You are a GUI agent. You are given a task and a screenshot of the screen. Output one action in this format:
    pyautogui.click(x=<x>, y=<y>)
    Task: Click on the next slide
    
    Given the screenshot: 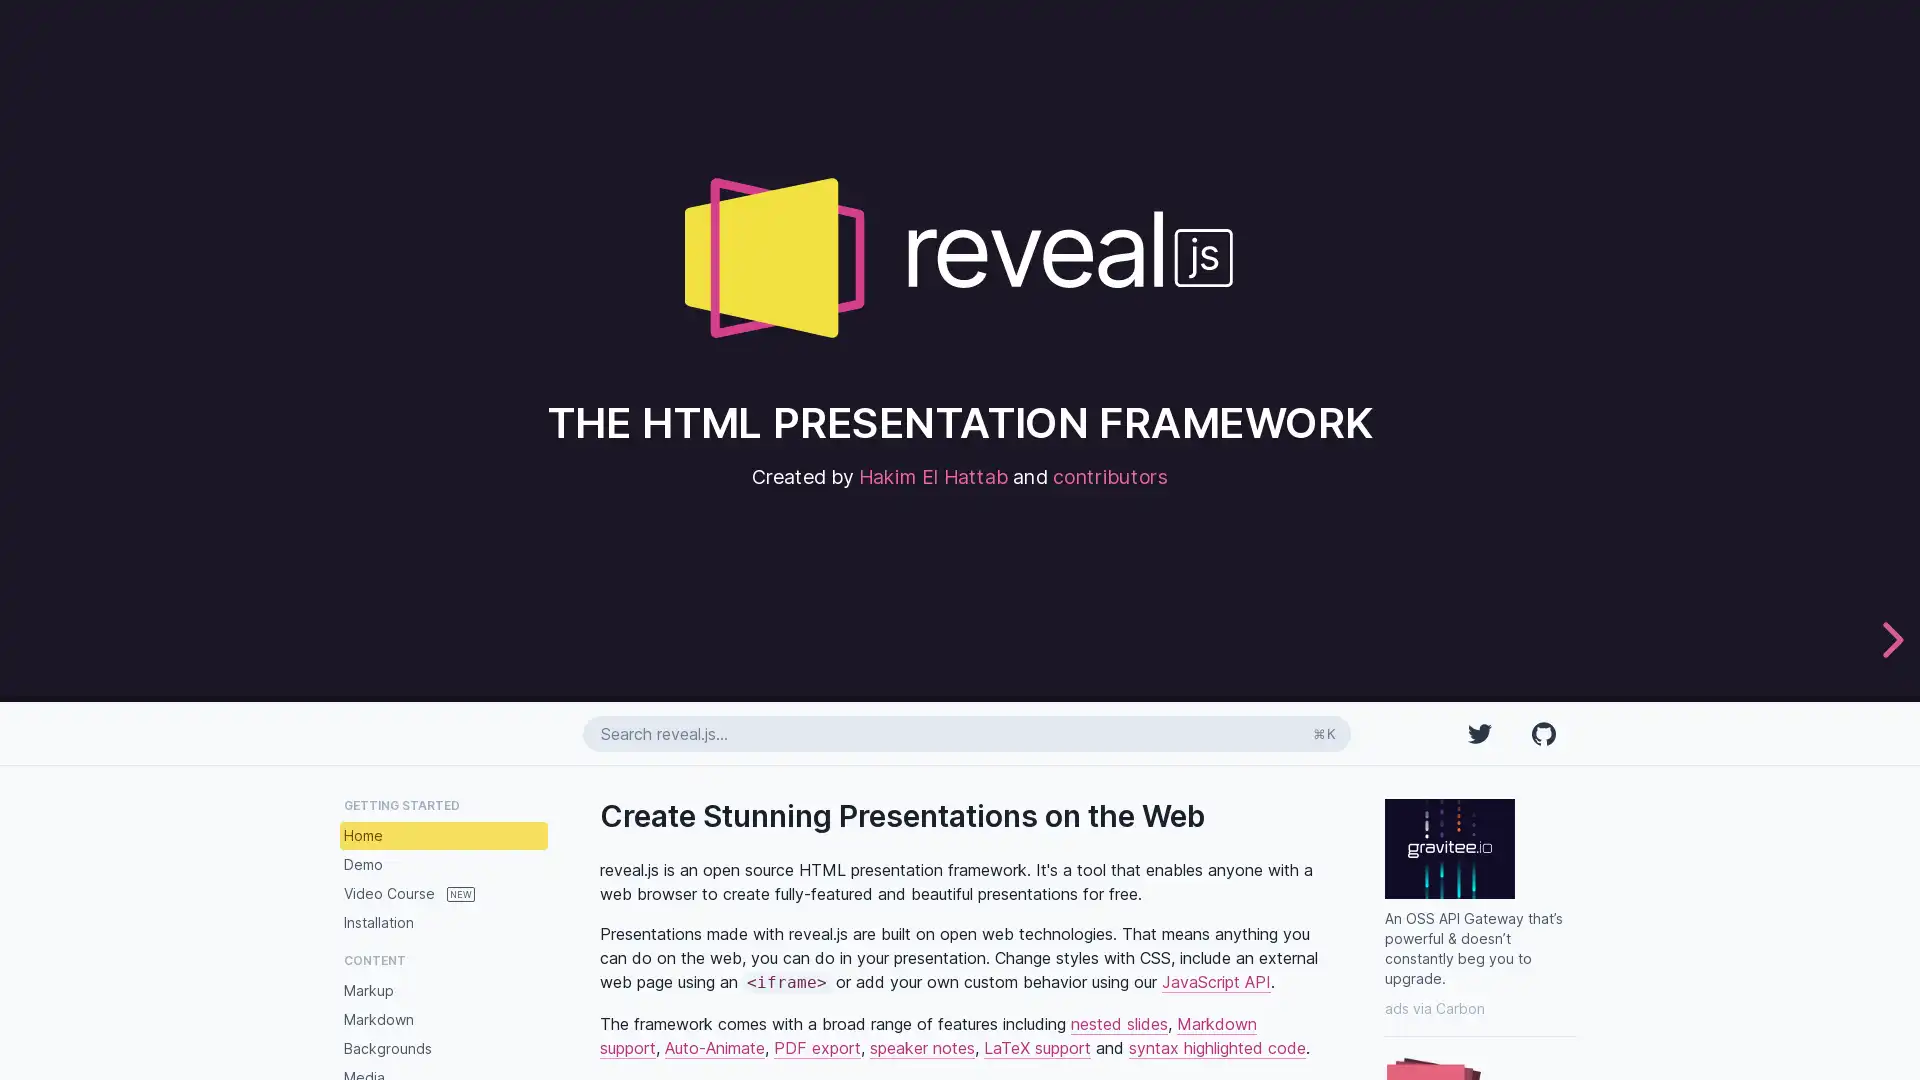 What is the action you would take?
    pyautogui.click(x=1889, y=640)
    